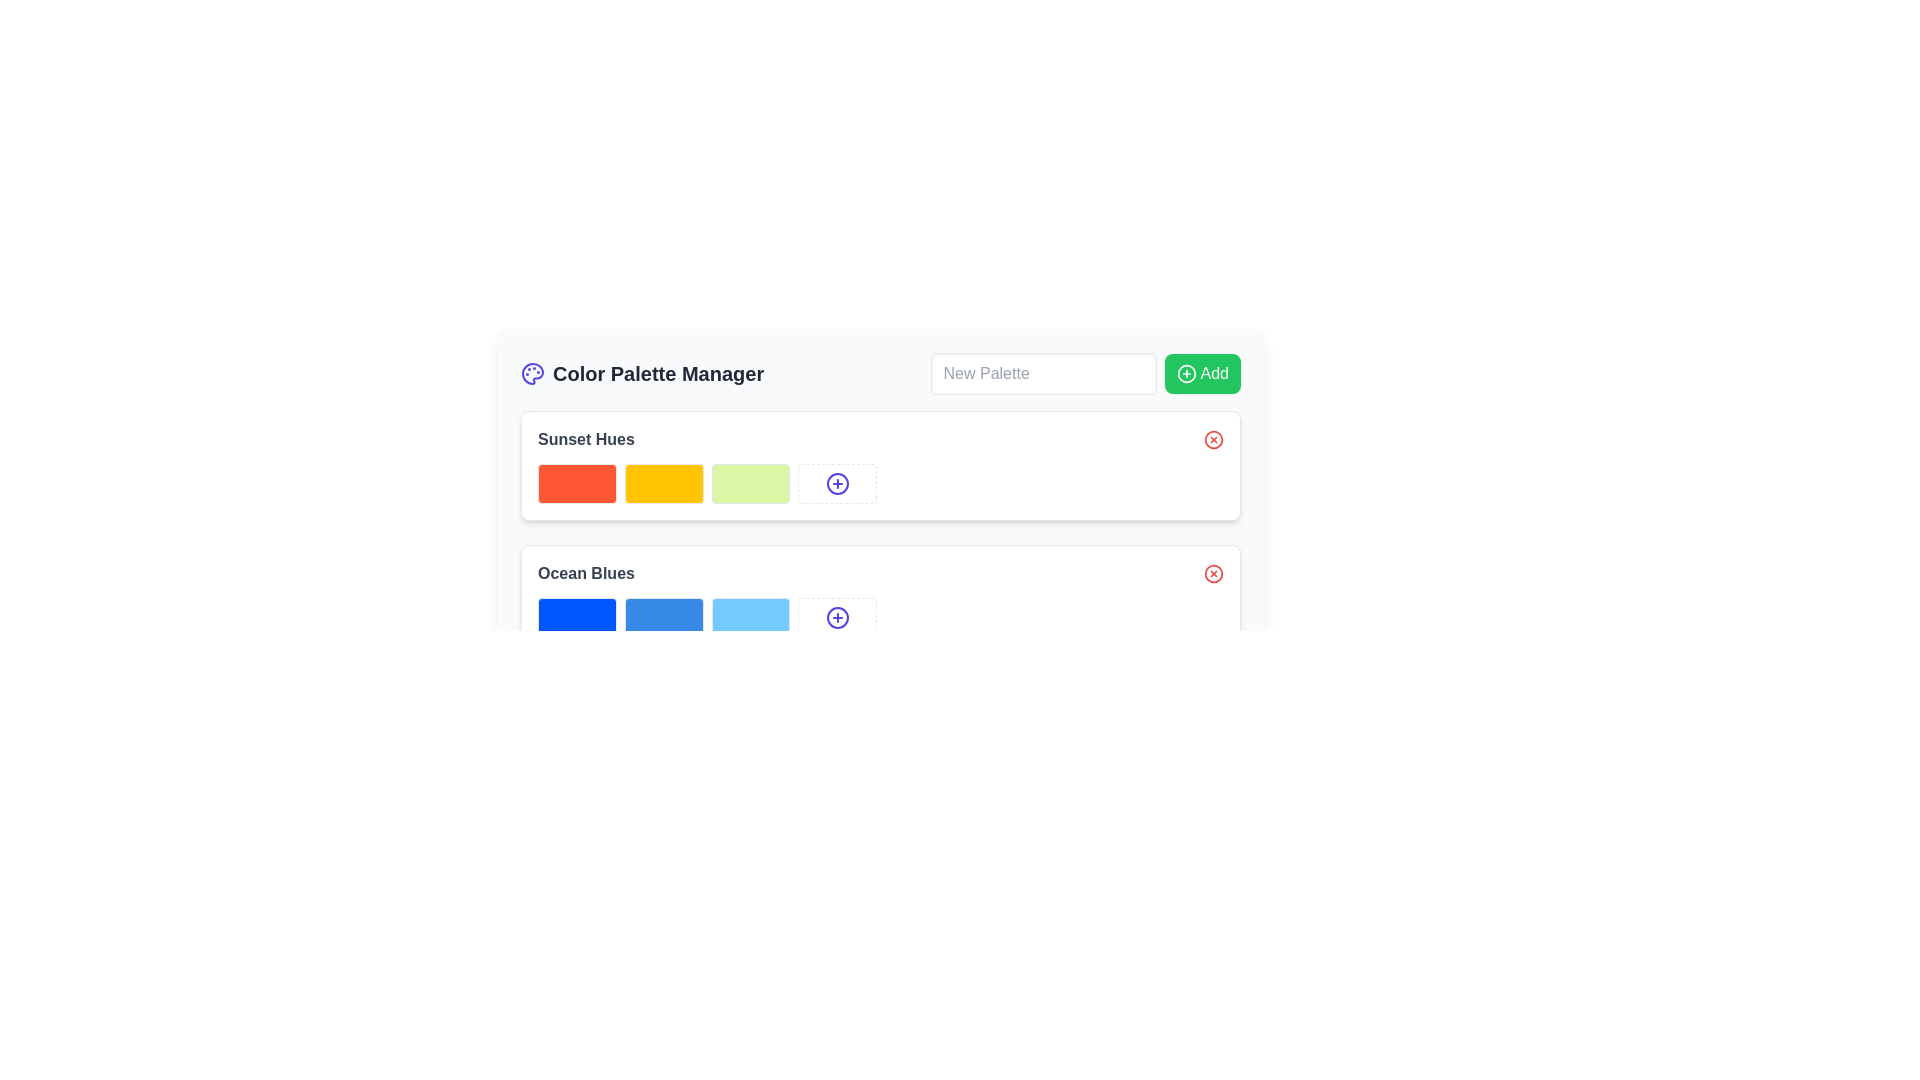  What do you see at coordinates (837, 483) in the screenshot?
I see `the icon located at the far-right of the color swatches under the palette labeled 'Sunset Hues'` at bounding box center [837, 483].